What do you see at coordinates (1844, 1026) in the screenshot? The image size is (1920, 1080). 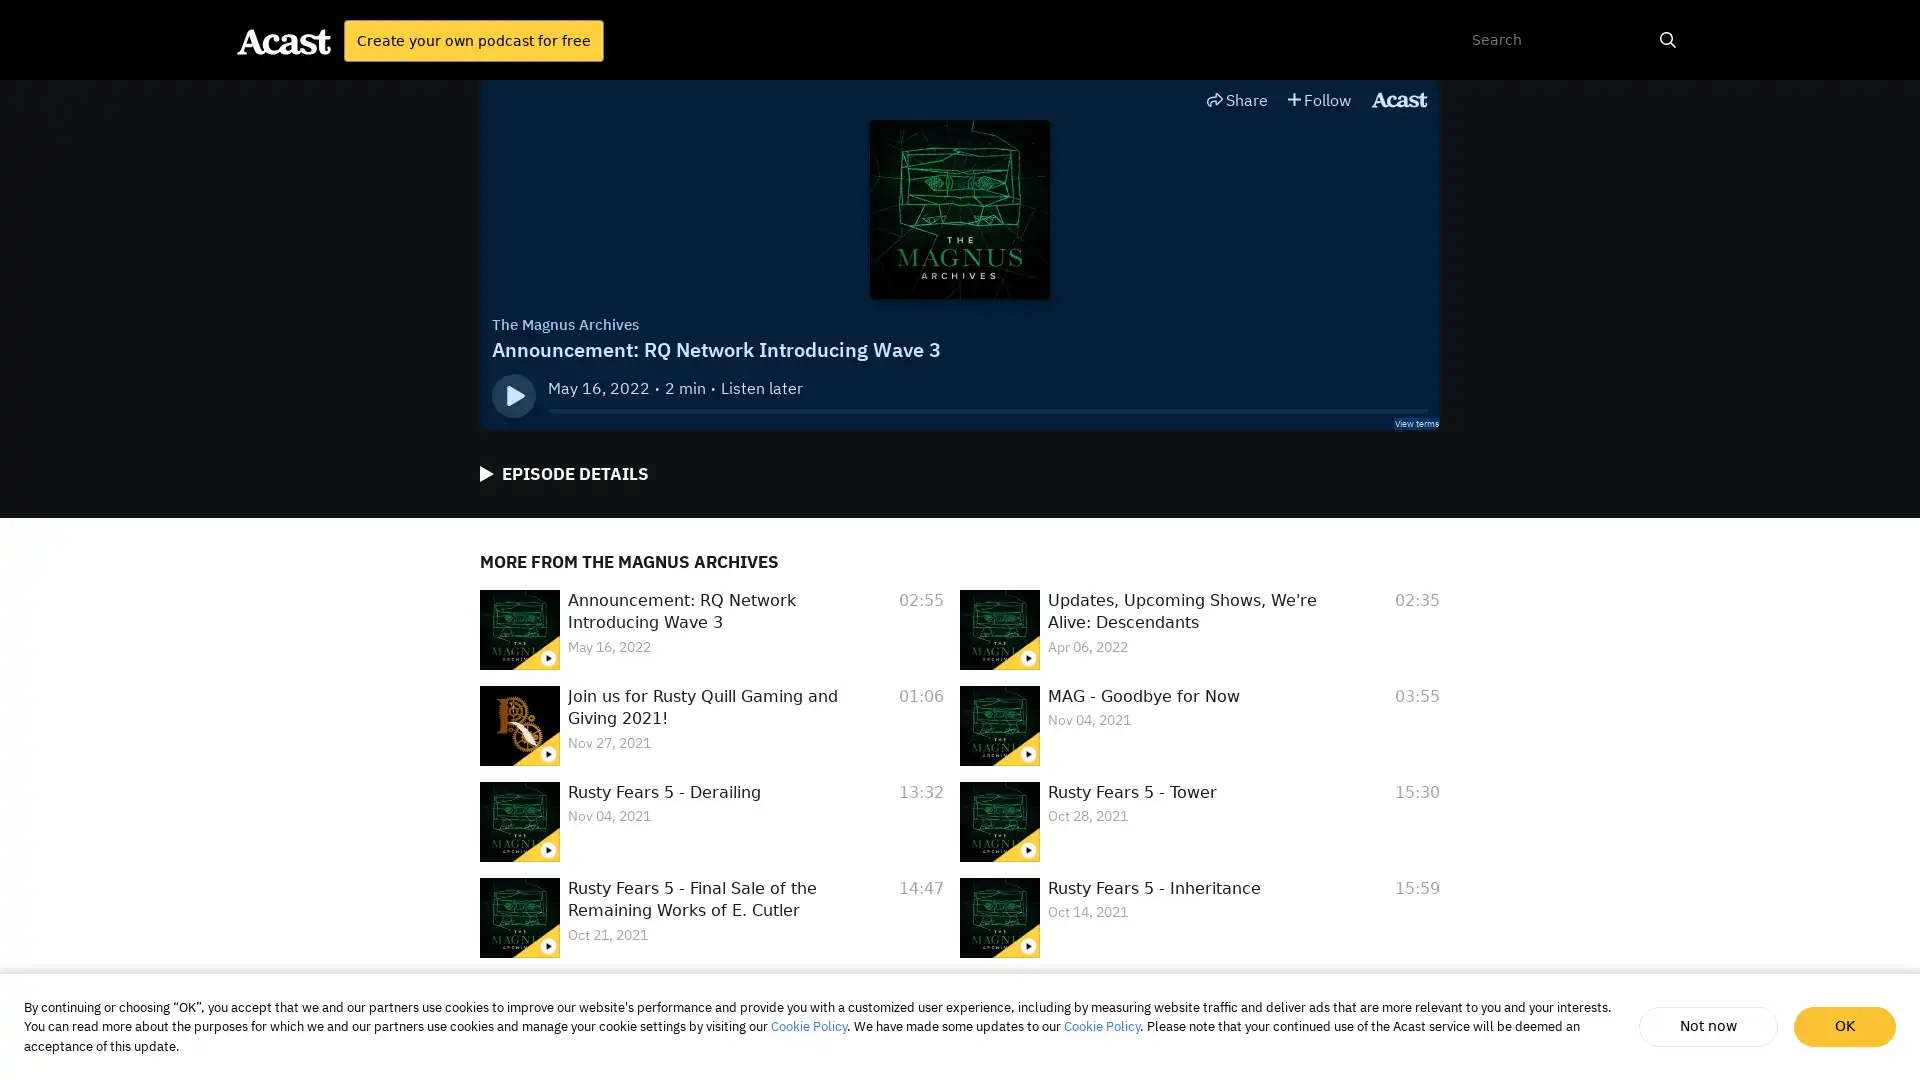 I see `OK` at bounding box center [1844, 1026].